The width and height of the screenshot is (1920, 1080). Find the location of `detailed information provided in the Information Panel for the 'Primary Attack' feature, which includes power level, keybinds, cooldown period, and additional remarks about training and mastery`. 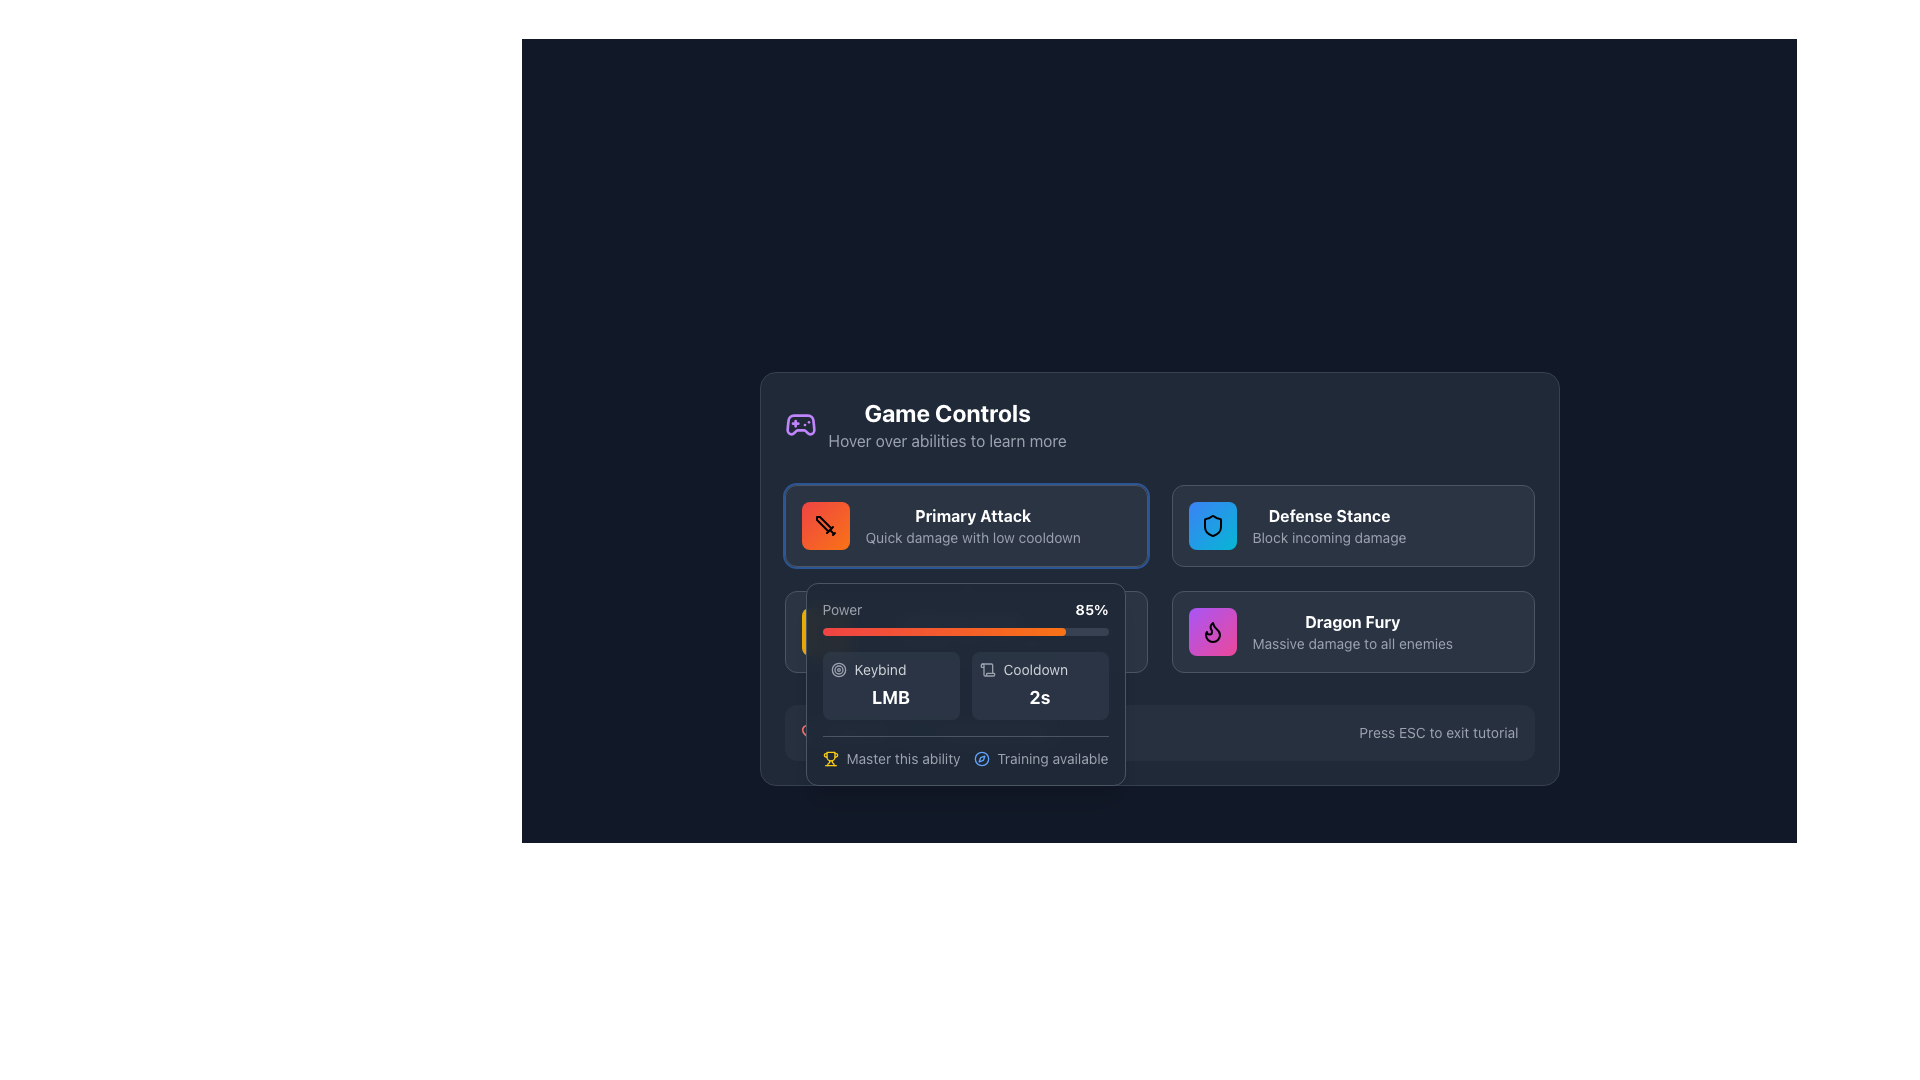

detailed information provided in the Information Panel for the 'Primary Attack' feature, which includes power level, keybinds, cooldown period, and additional remarks about training and mastery is located at coordinates (965, 682).